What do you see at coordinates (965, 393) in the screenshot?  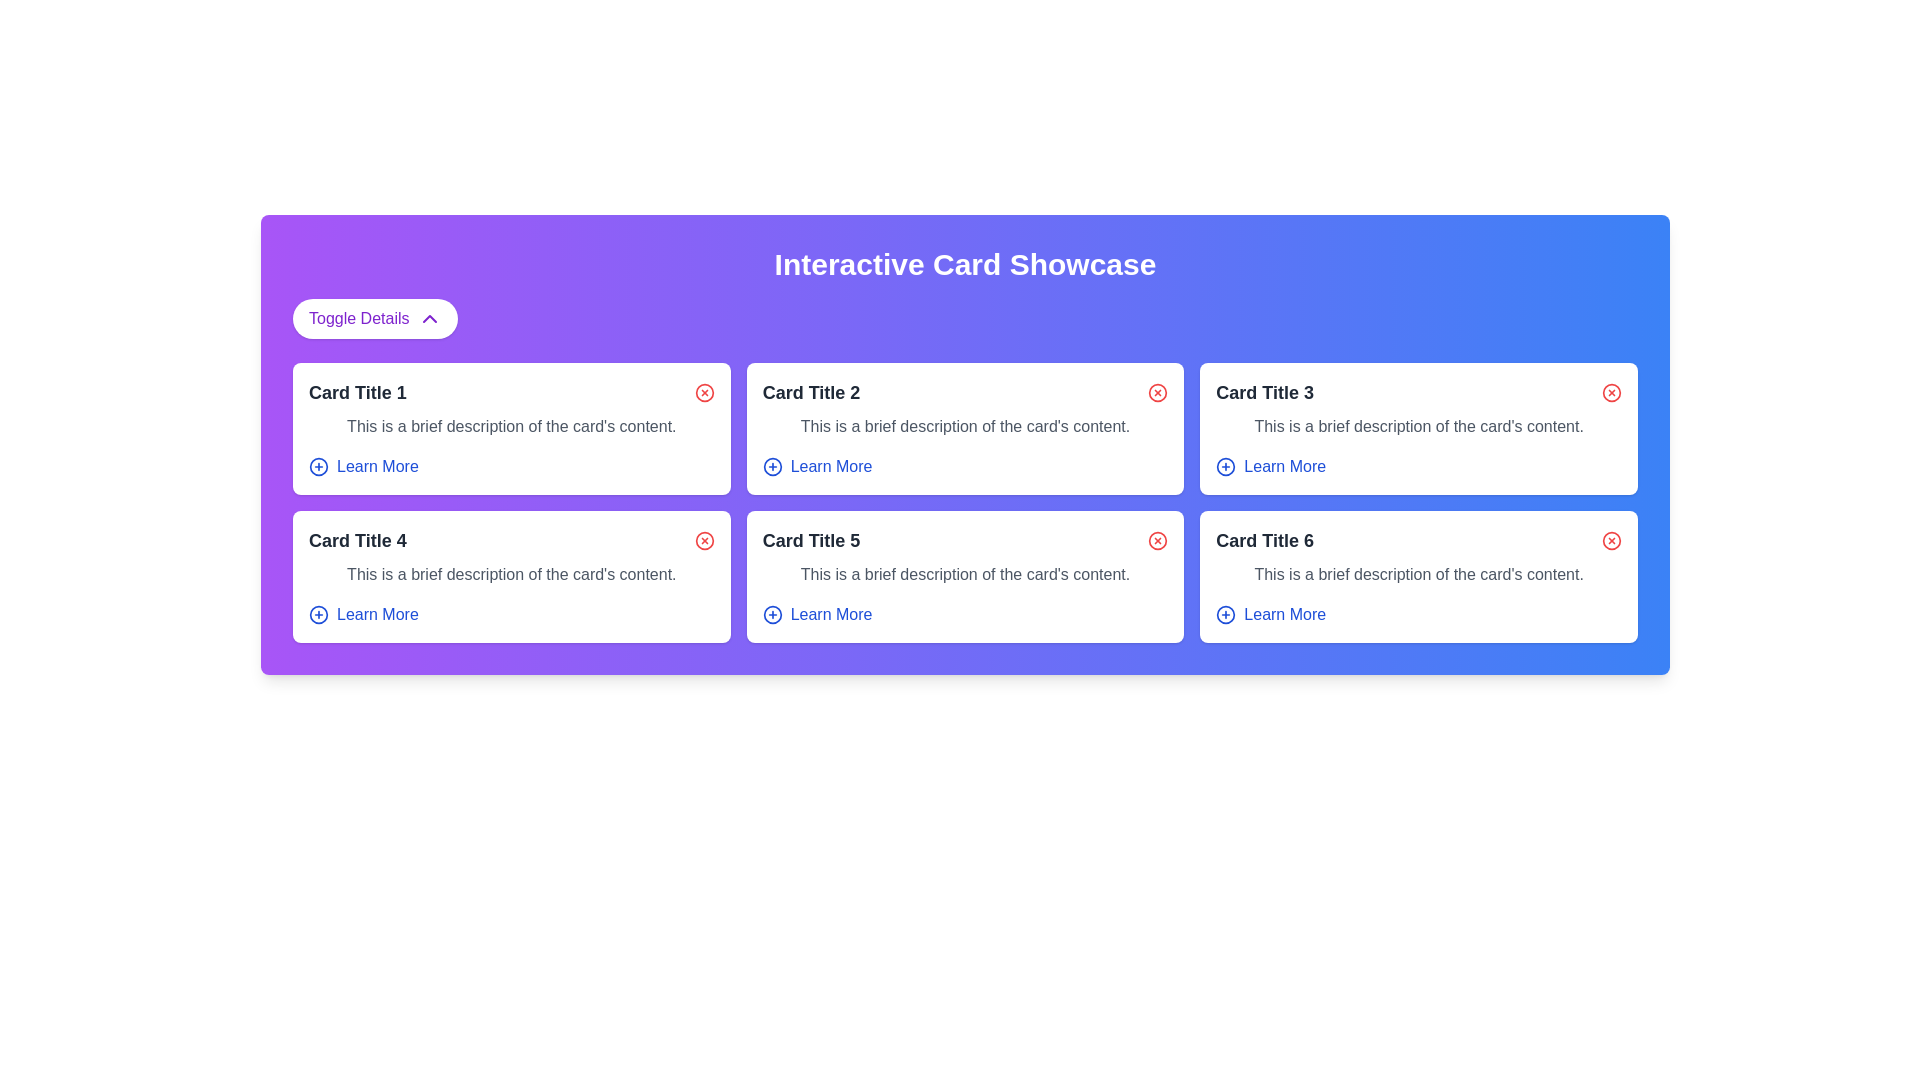 I see `title text 'Card Title 2' from the header section containing a red 'X' icon for deletion, located within the card-like component` at bounding box center [965, 393].